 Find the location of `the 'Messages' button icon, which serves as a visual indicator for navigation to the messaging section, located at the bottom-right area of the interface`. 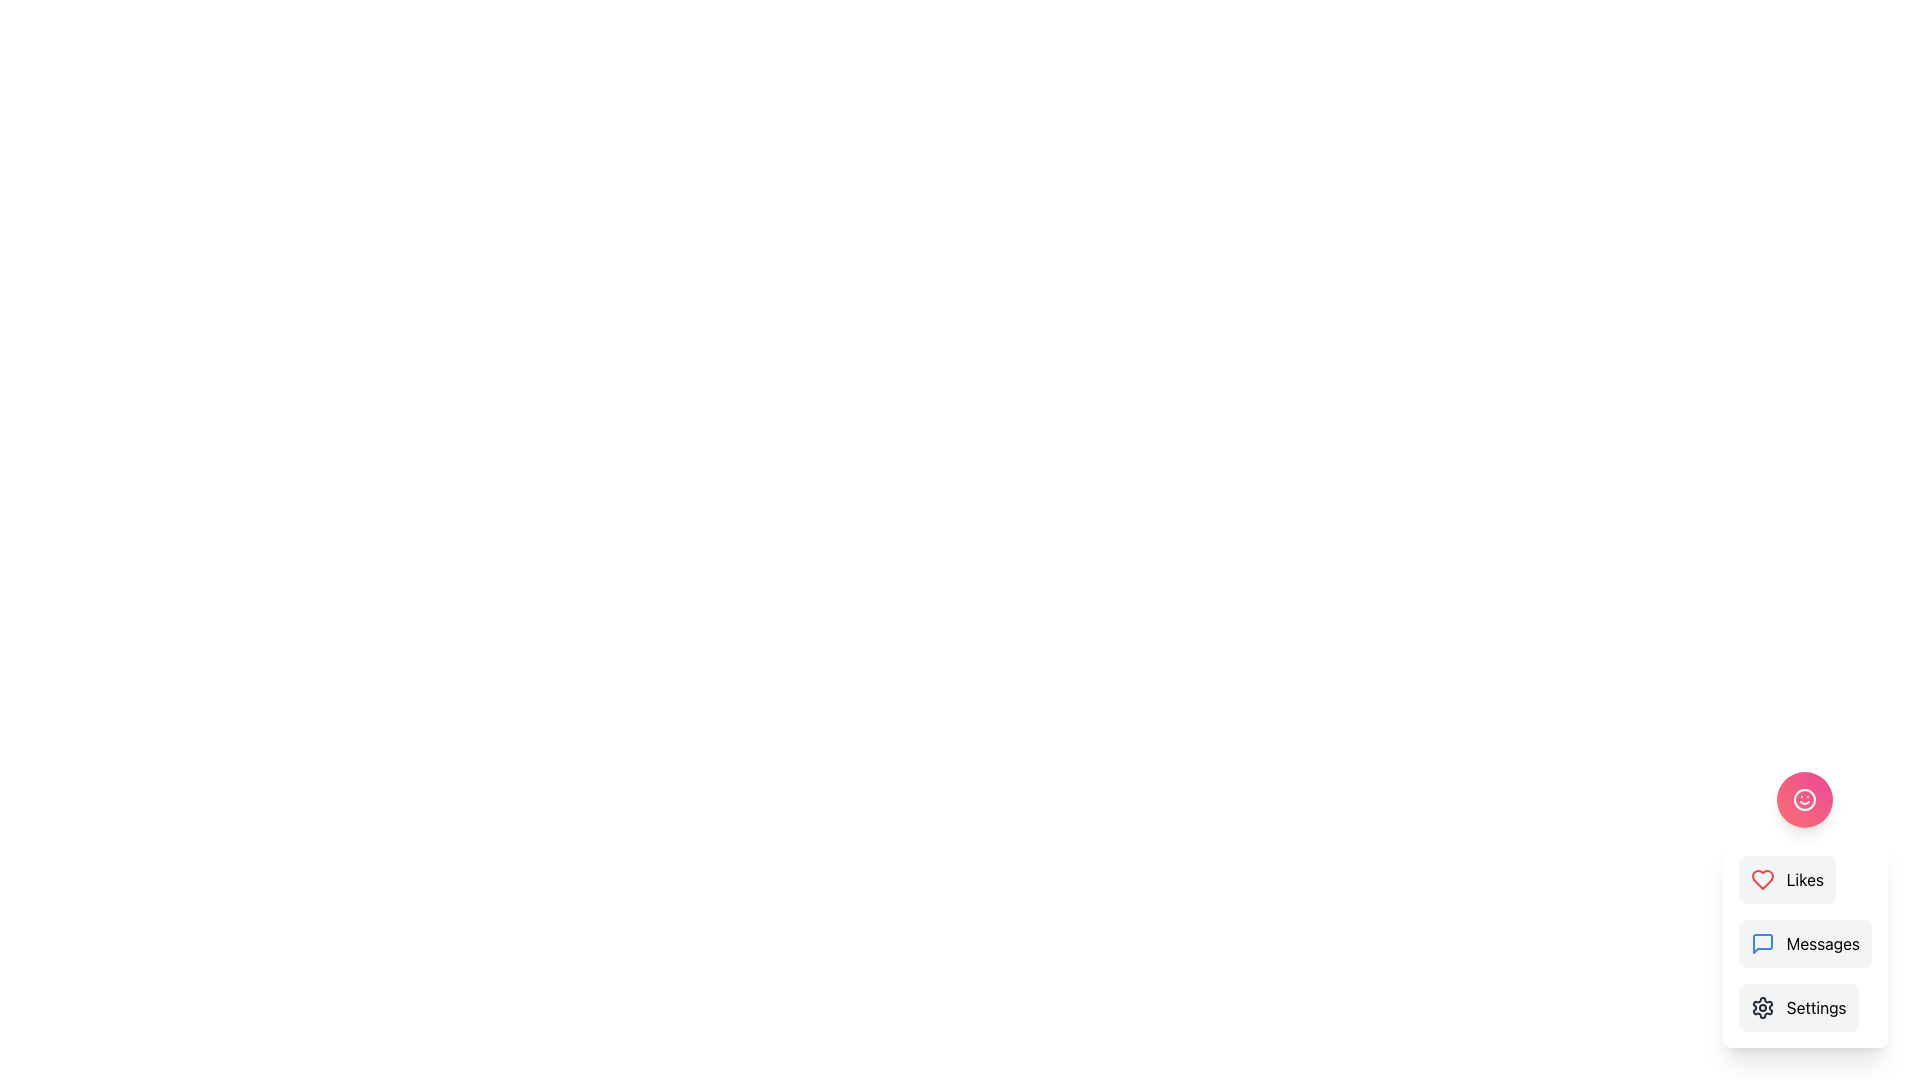

the 'Messages' button icon, which serves as a visual indicator for navigation to the messaging section, located at the bottom-right area of the interface is located at coordinates (1762, 944).